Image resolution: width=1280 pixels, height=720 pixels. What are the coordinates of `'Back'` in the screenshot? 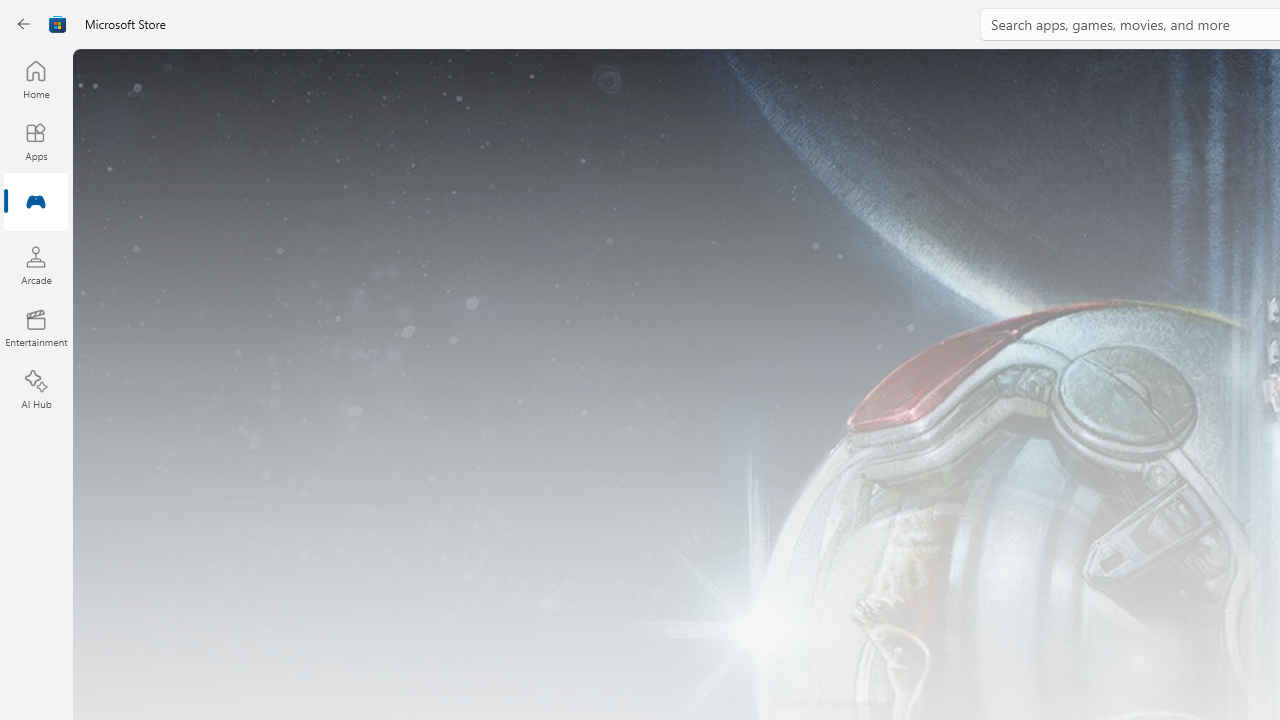 It's located at (24, 24).